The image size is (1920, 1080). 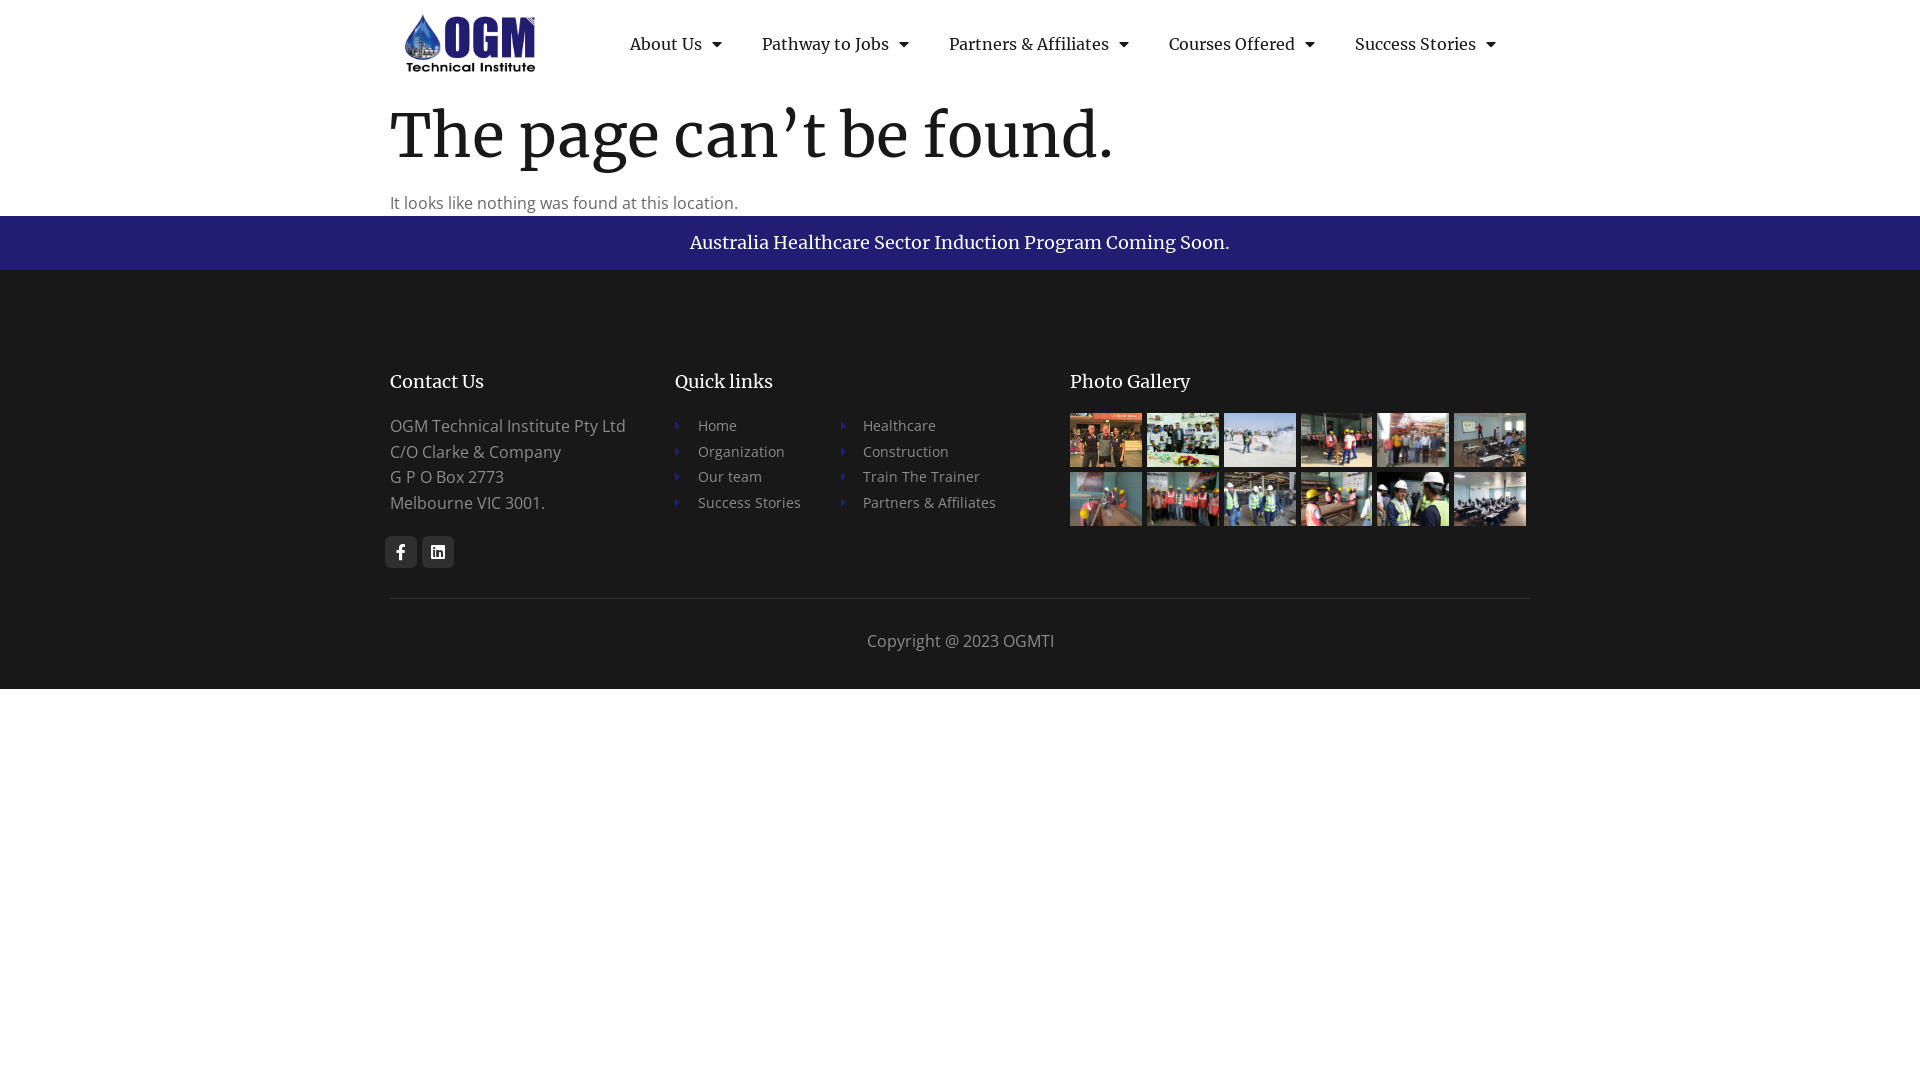 What do you see at coordinates (737, 451) in the screenshot?
I see `'Organization'` at bounding box center [737, 451].